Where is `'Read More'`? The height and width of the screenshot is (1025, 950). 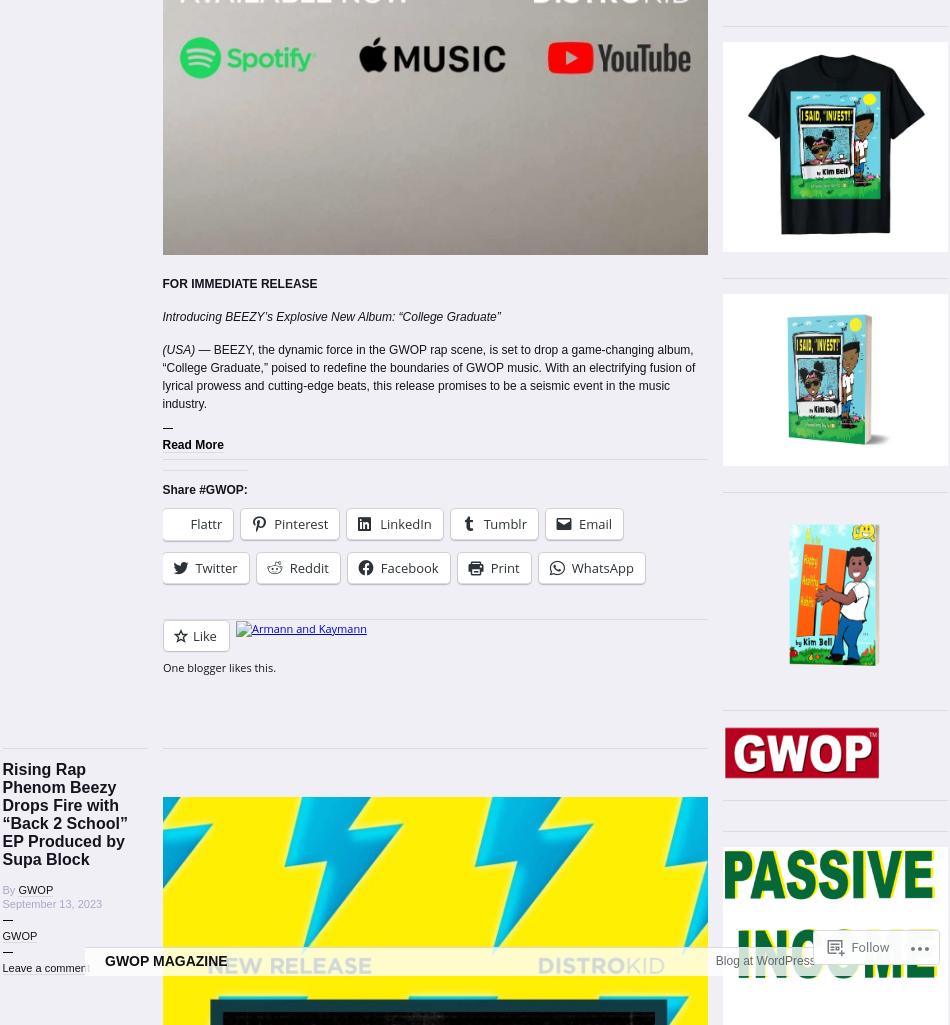 'Read More' is located at coordinates (192, 443).